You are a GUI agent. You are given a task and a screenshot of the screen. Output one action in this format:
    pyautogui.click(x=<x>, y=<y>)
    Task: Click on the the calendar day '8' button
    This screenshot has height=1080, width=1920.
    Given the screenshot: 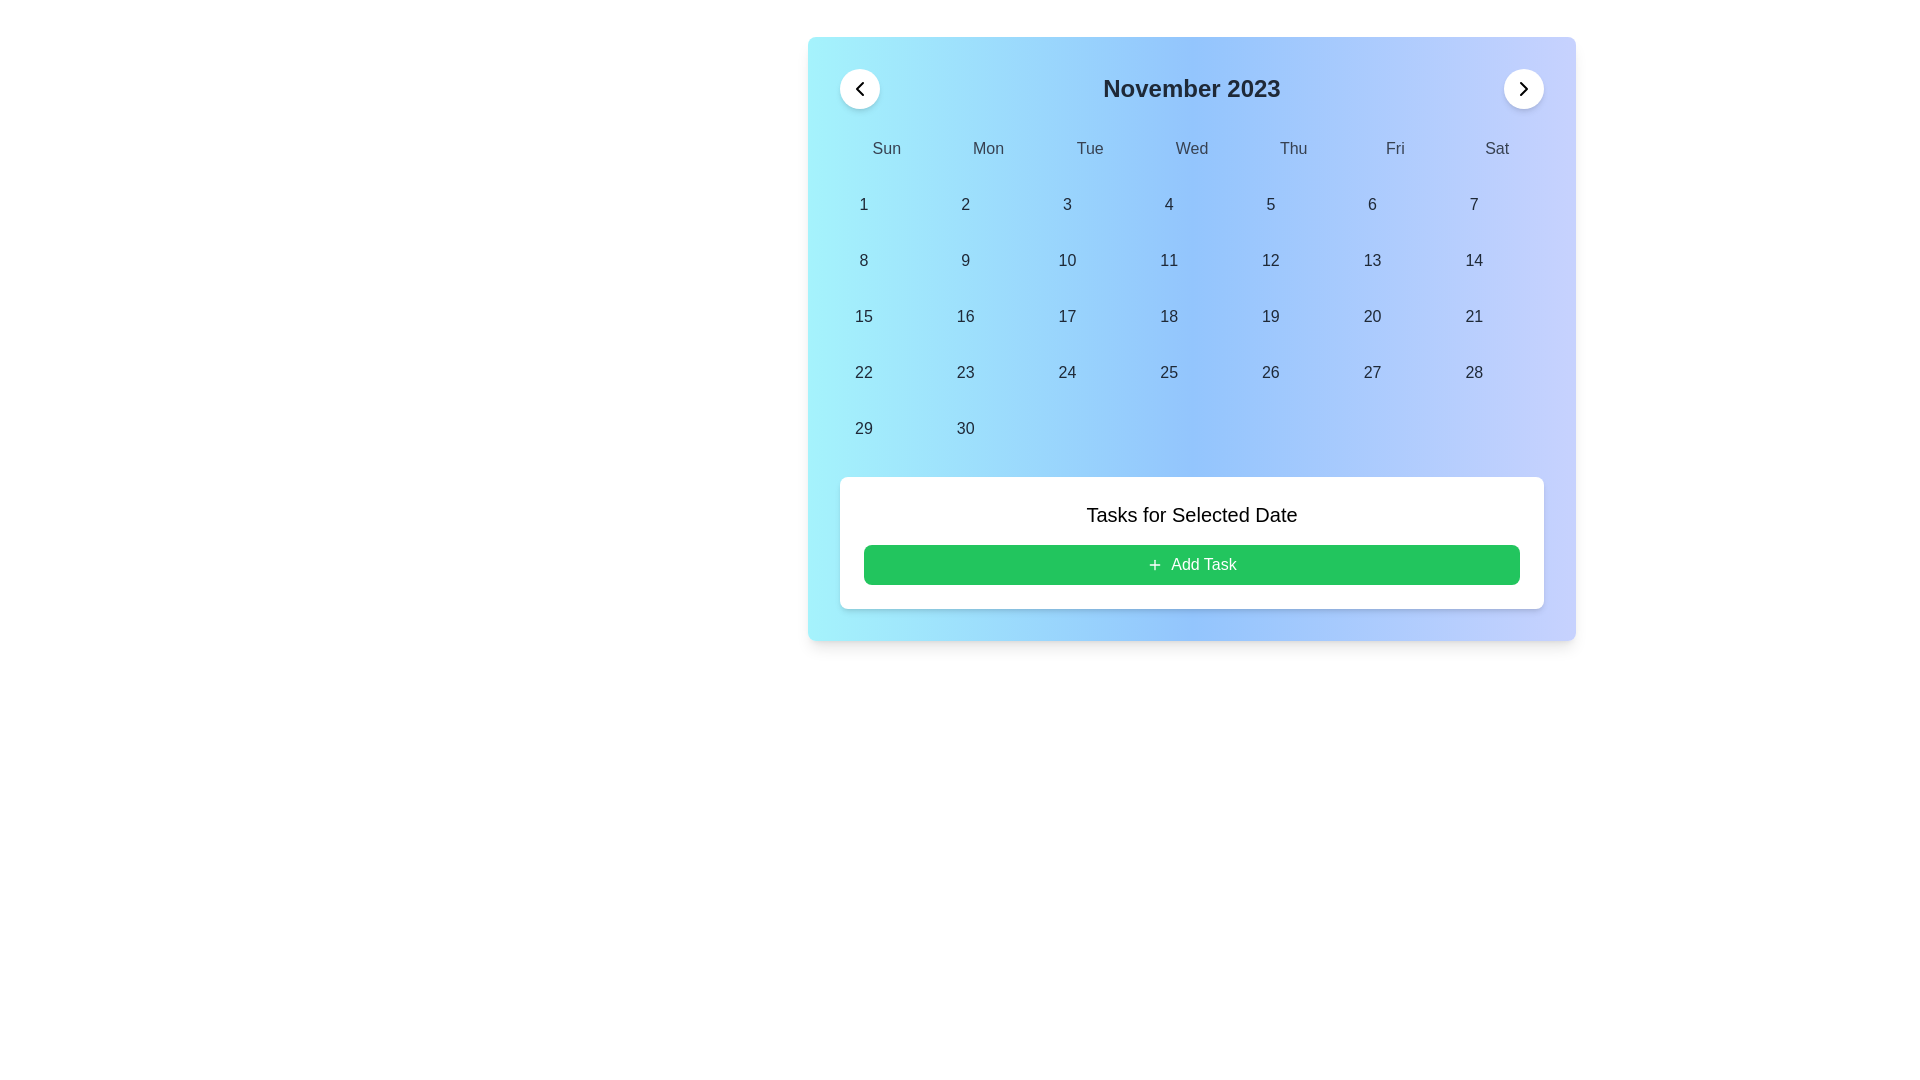 What is the action you would take?
    pyautogui.click(x=864, y=260)
    